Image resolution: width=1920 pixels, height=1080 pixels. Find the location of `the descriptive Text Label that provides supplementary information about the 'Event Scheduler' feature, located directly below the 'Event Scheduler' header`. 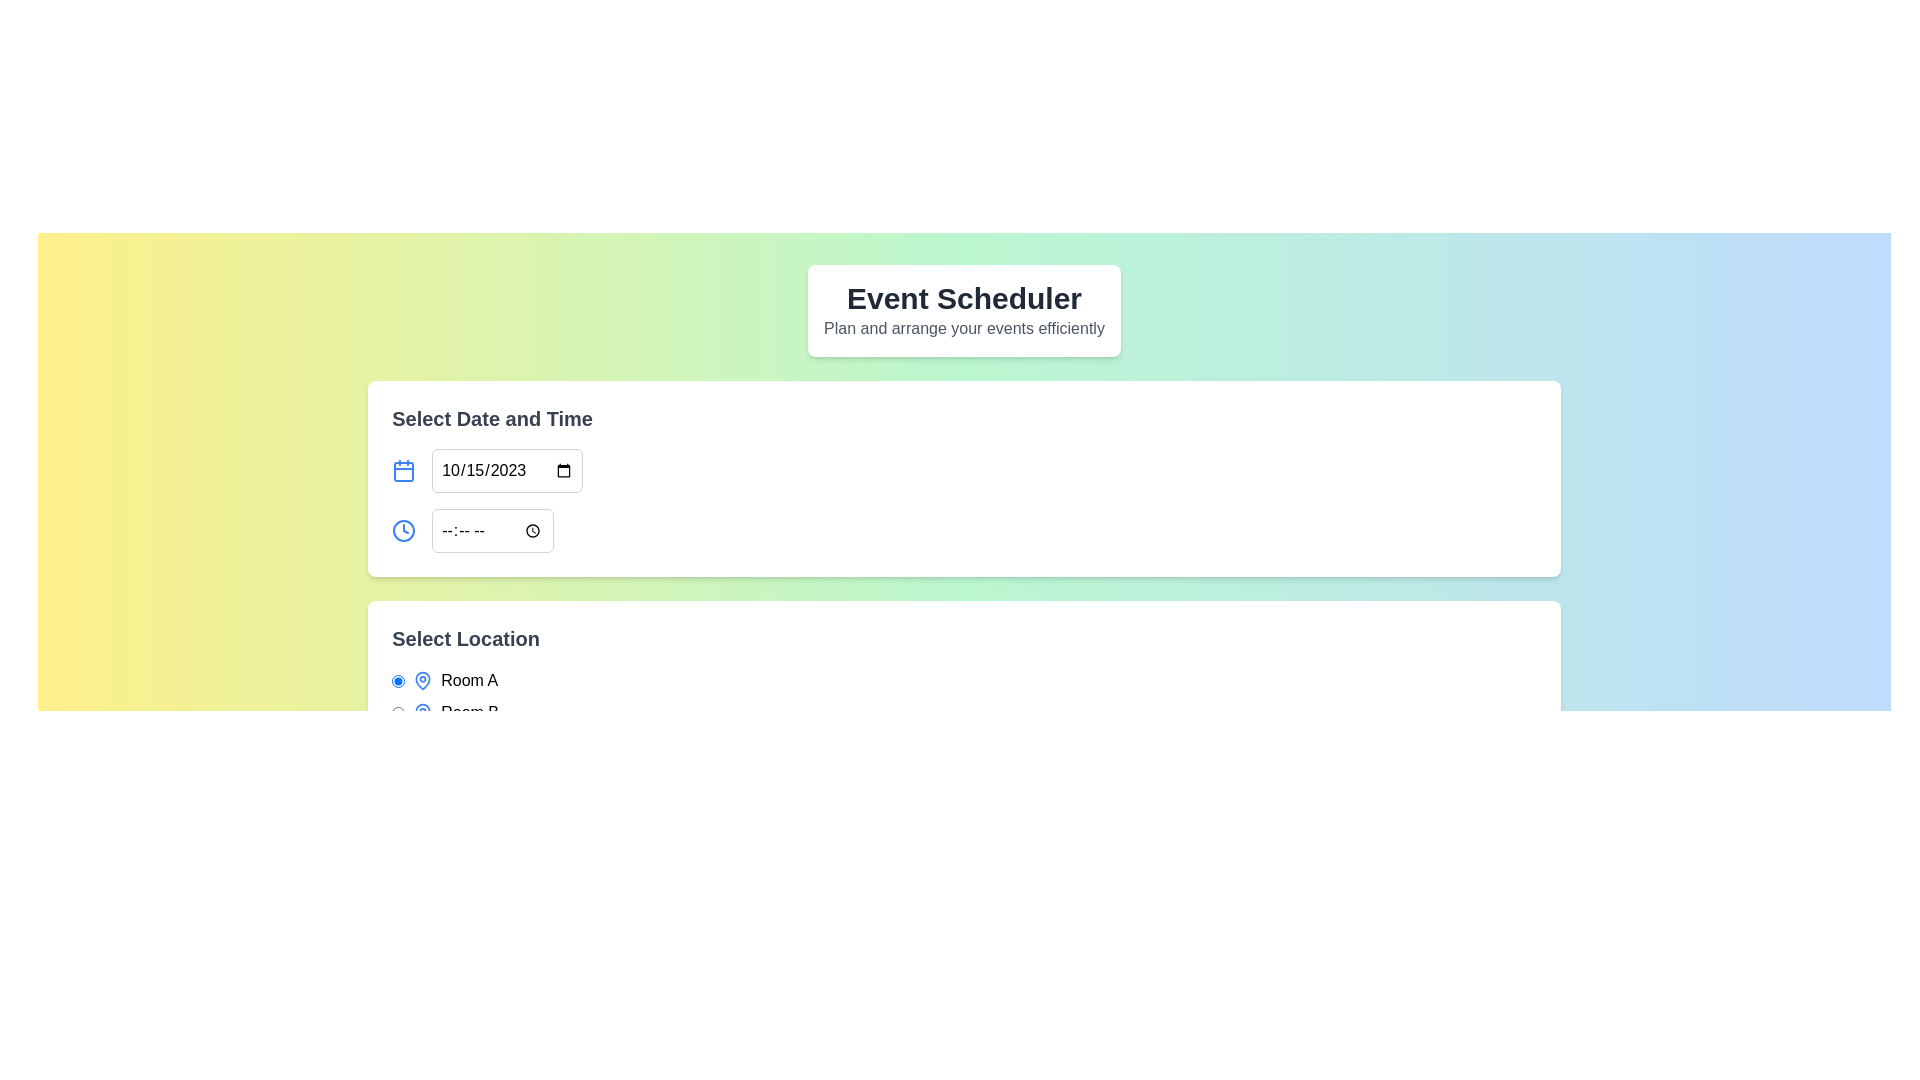

the descriptive Text Label that provides supplementary information about the 'Event Scheduler' feature, located directly below the 'Event Scheduler' header is located at coordinates (964, 327).